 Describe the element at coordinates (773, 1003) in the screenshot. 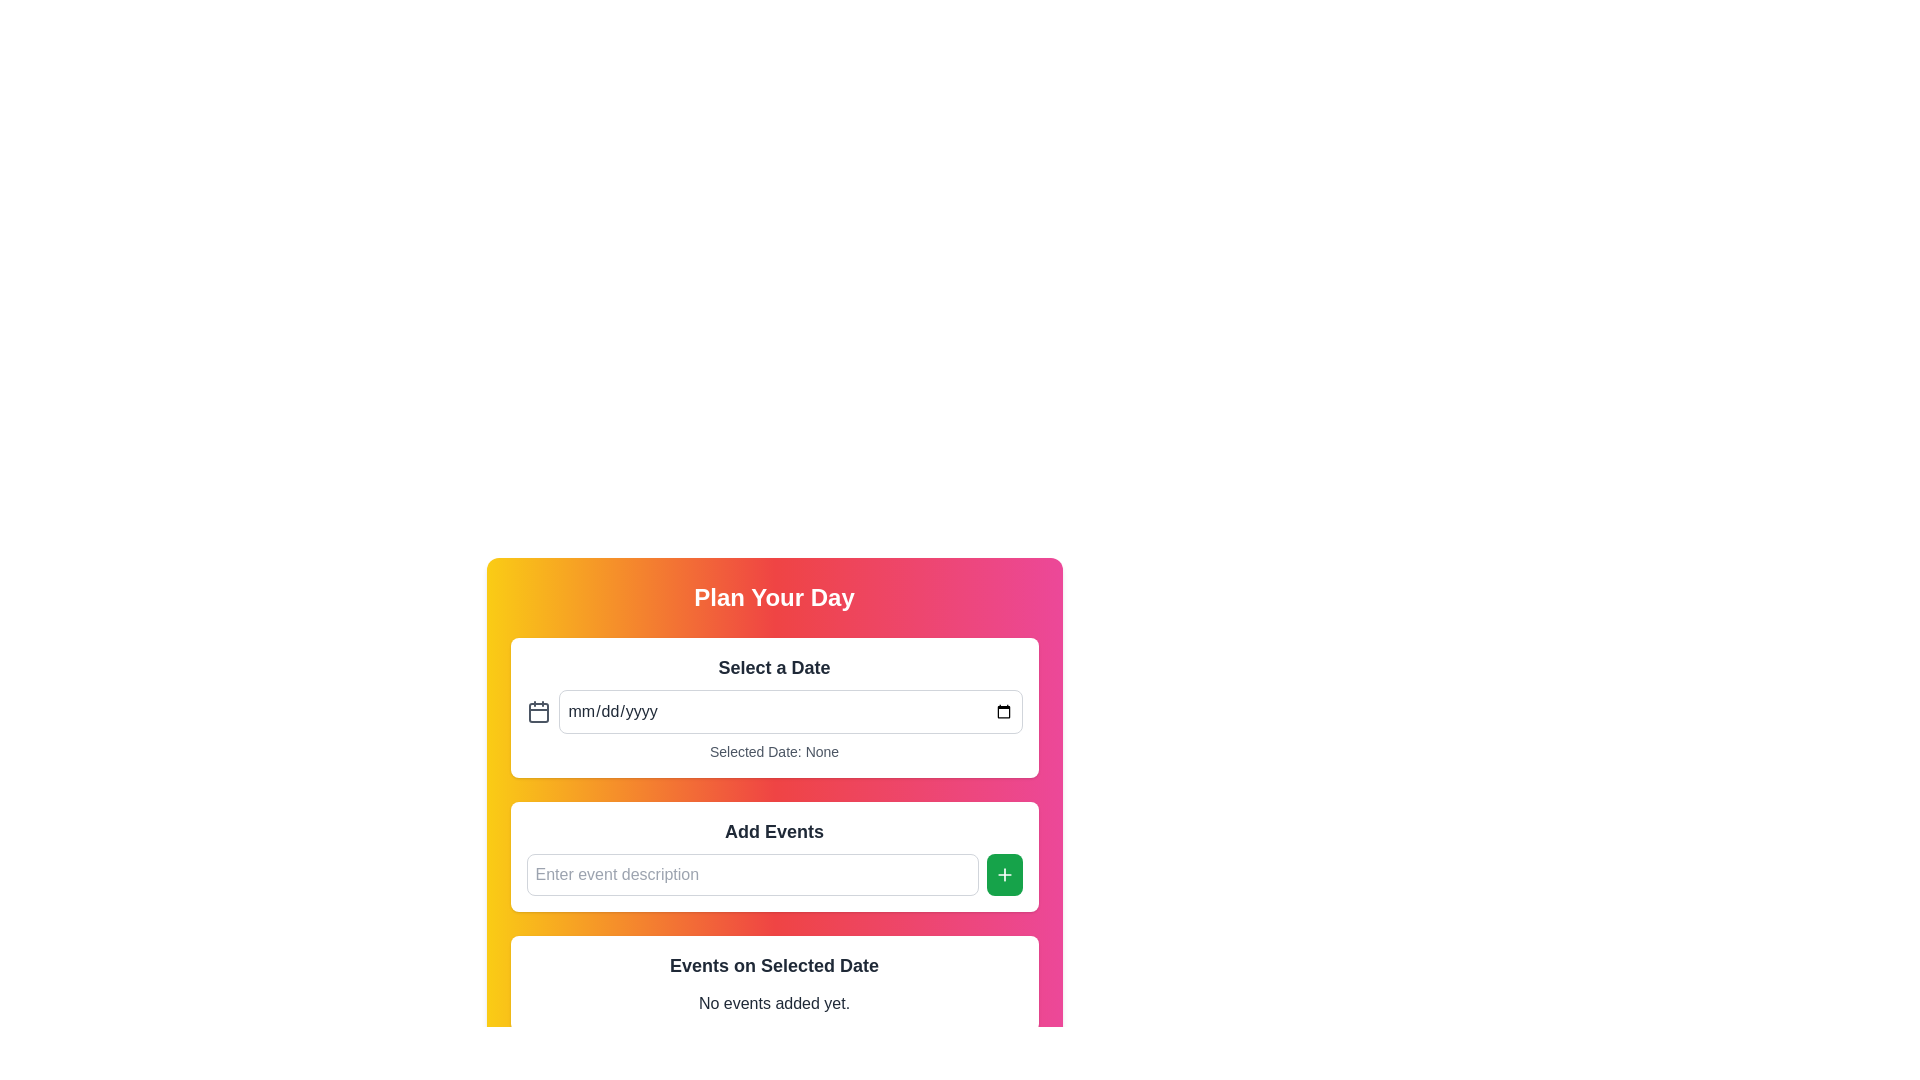

I see `the text label that reads 'No events added yet.' located in the 'Events on Selected Date' section` at that location.